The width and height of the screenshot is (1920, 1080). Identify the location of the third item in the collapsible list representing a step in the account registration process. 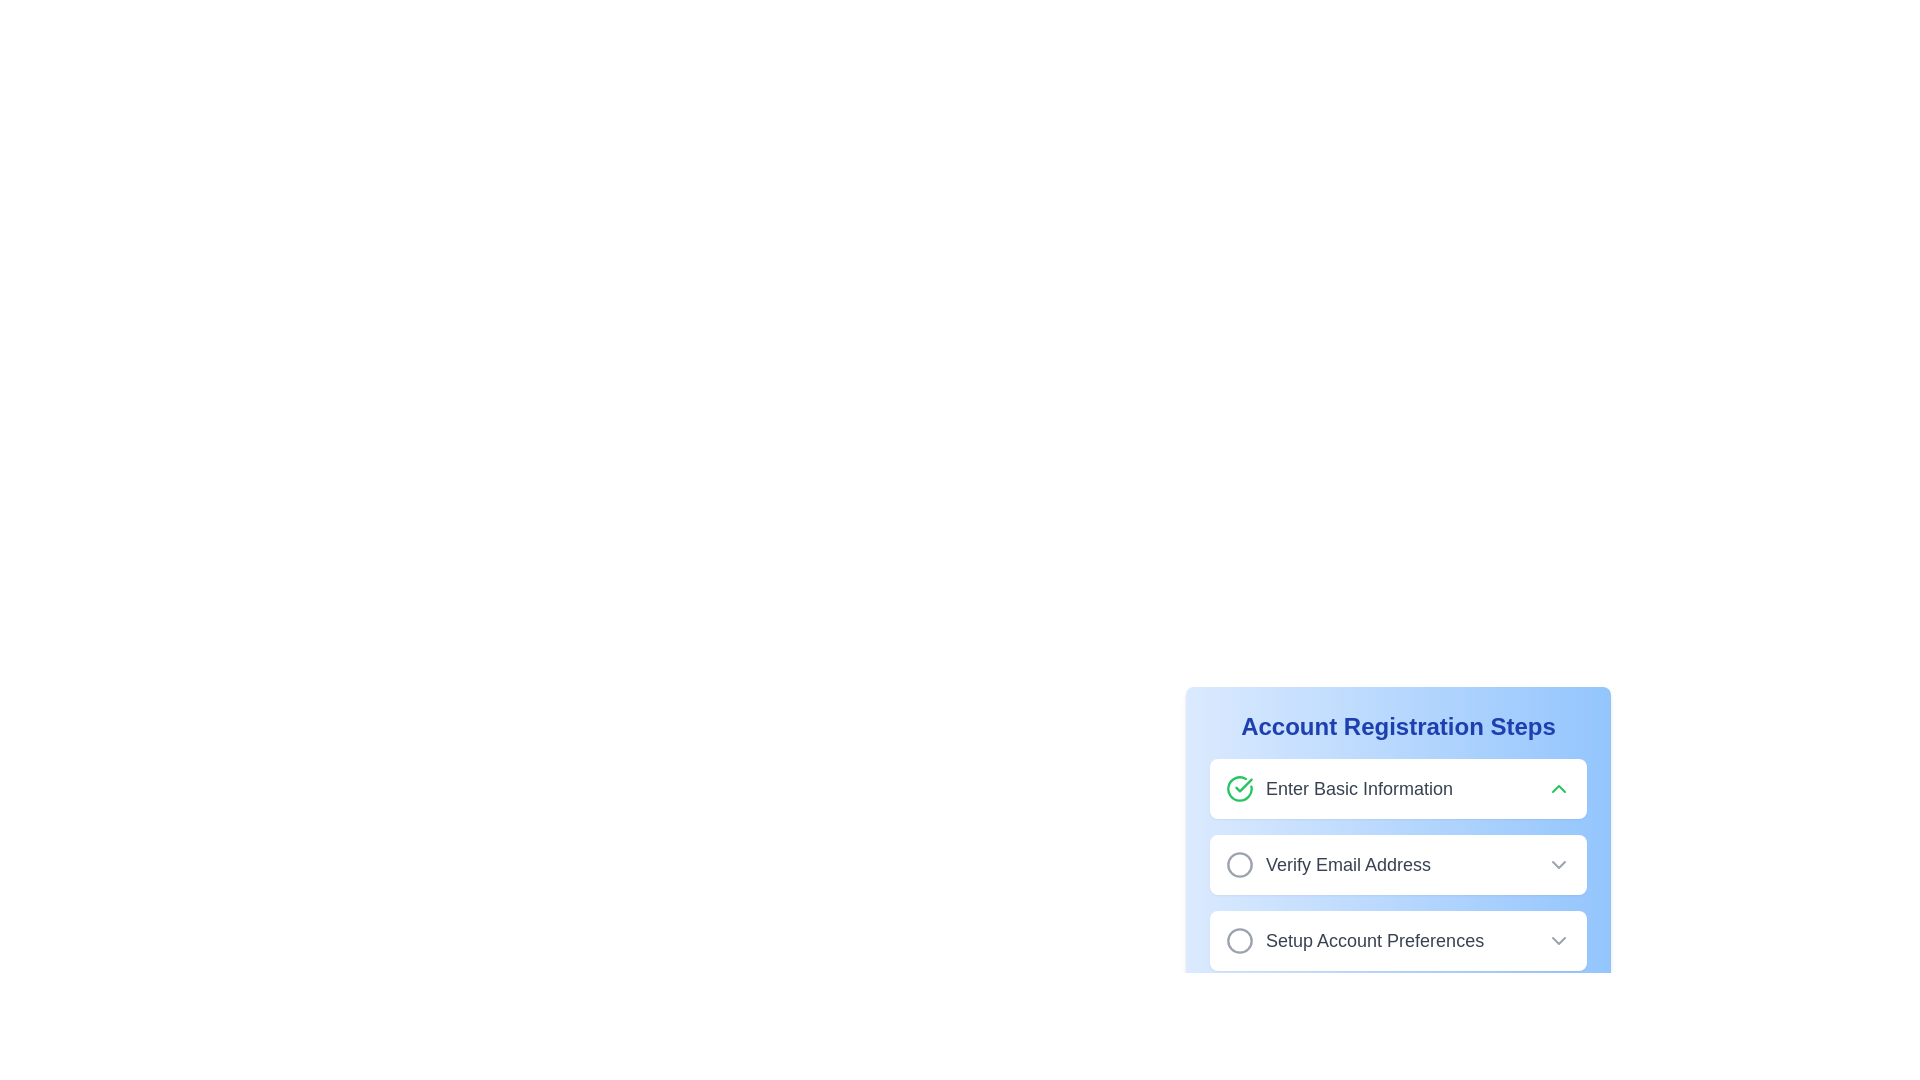
(1397, 941).